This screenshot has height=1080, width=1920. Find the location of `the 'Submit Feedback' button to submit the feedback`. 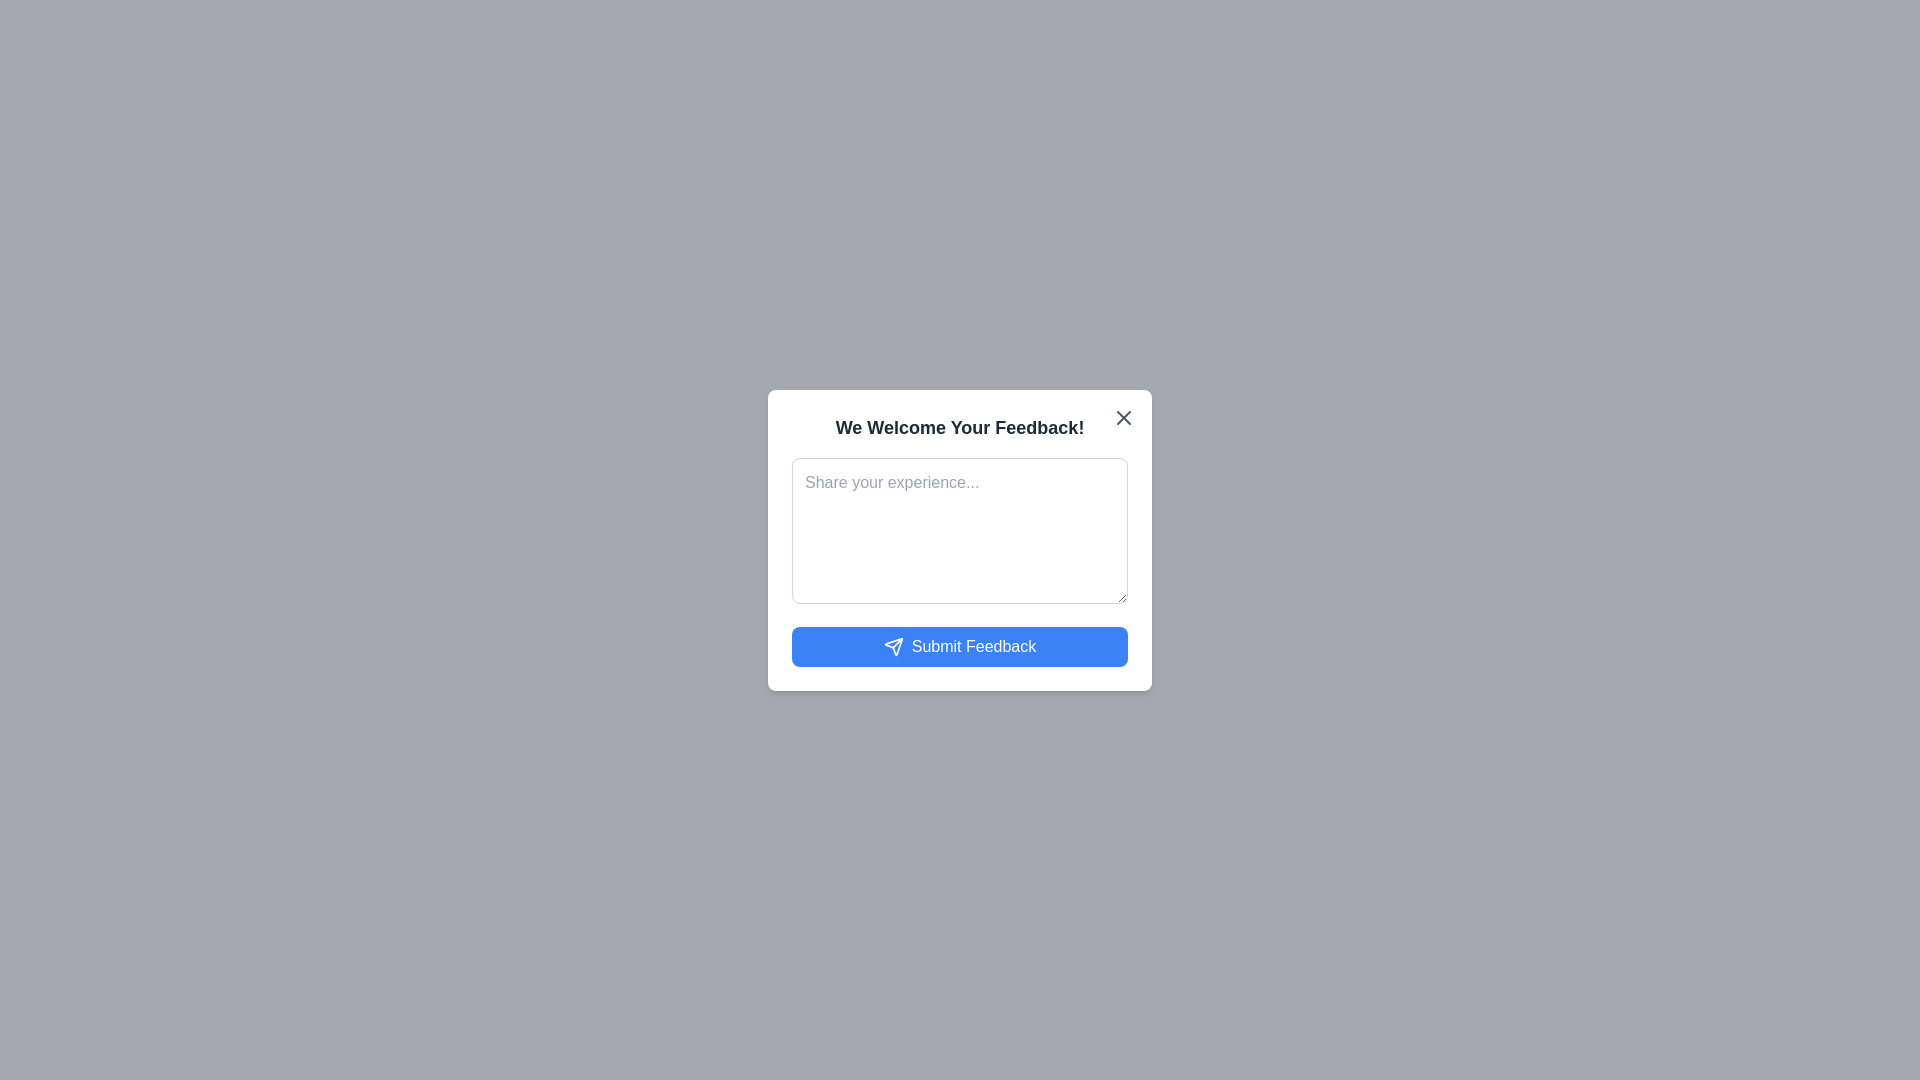

the 'Submit Feedback' button to submit the feedback is located at coordinates (960, 646).